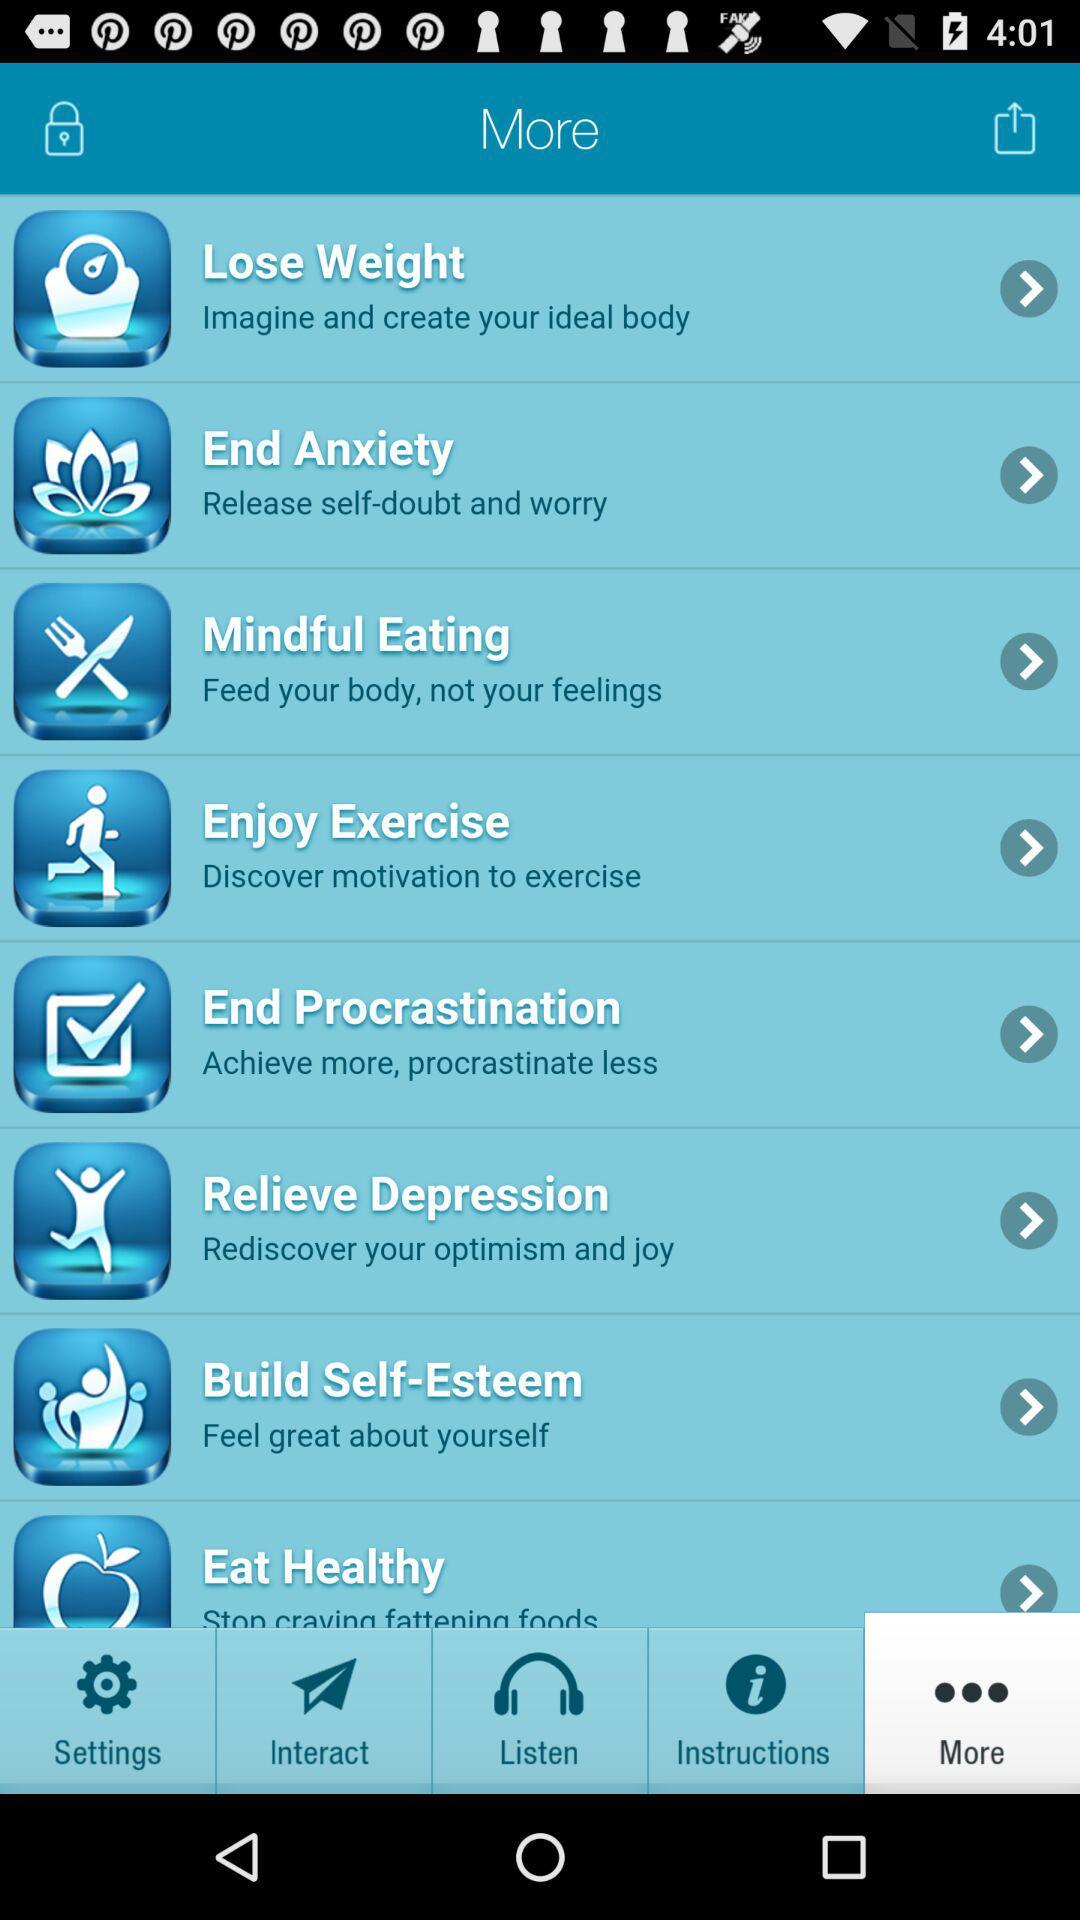 Image resolution: width=1080 pixels, height=1920 pixels. I want to click on more button, so click(971, 1701).